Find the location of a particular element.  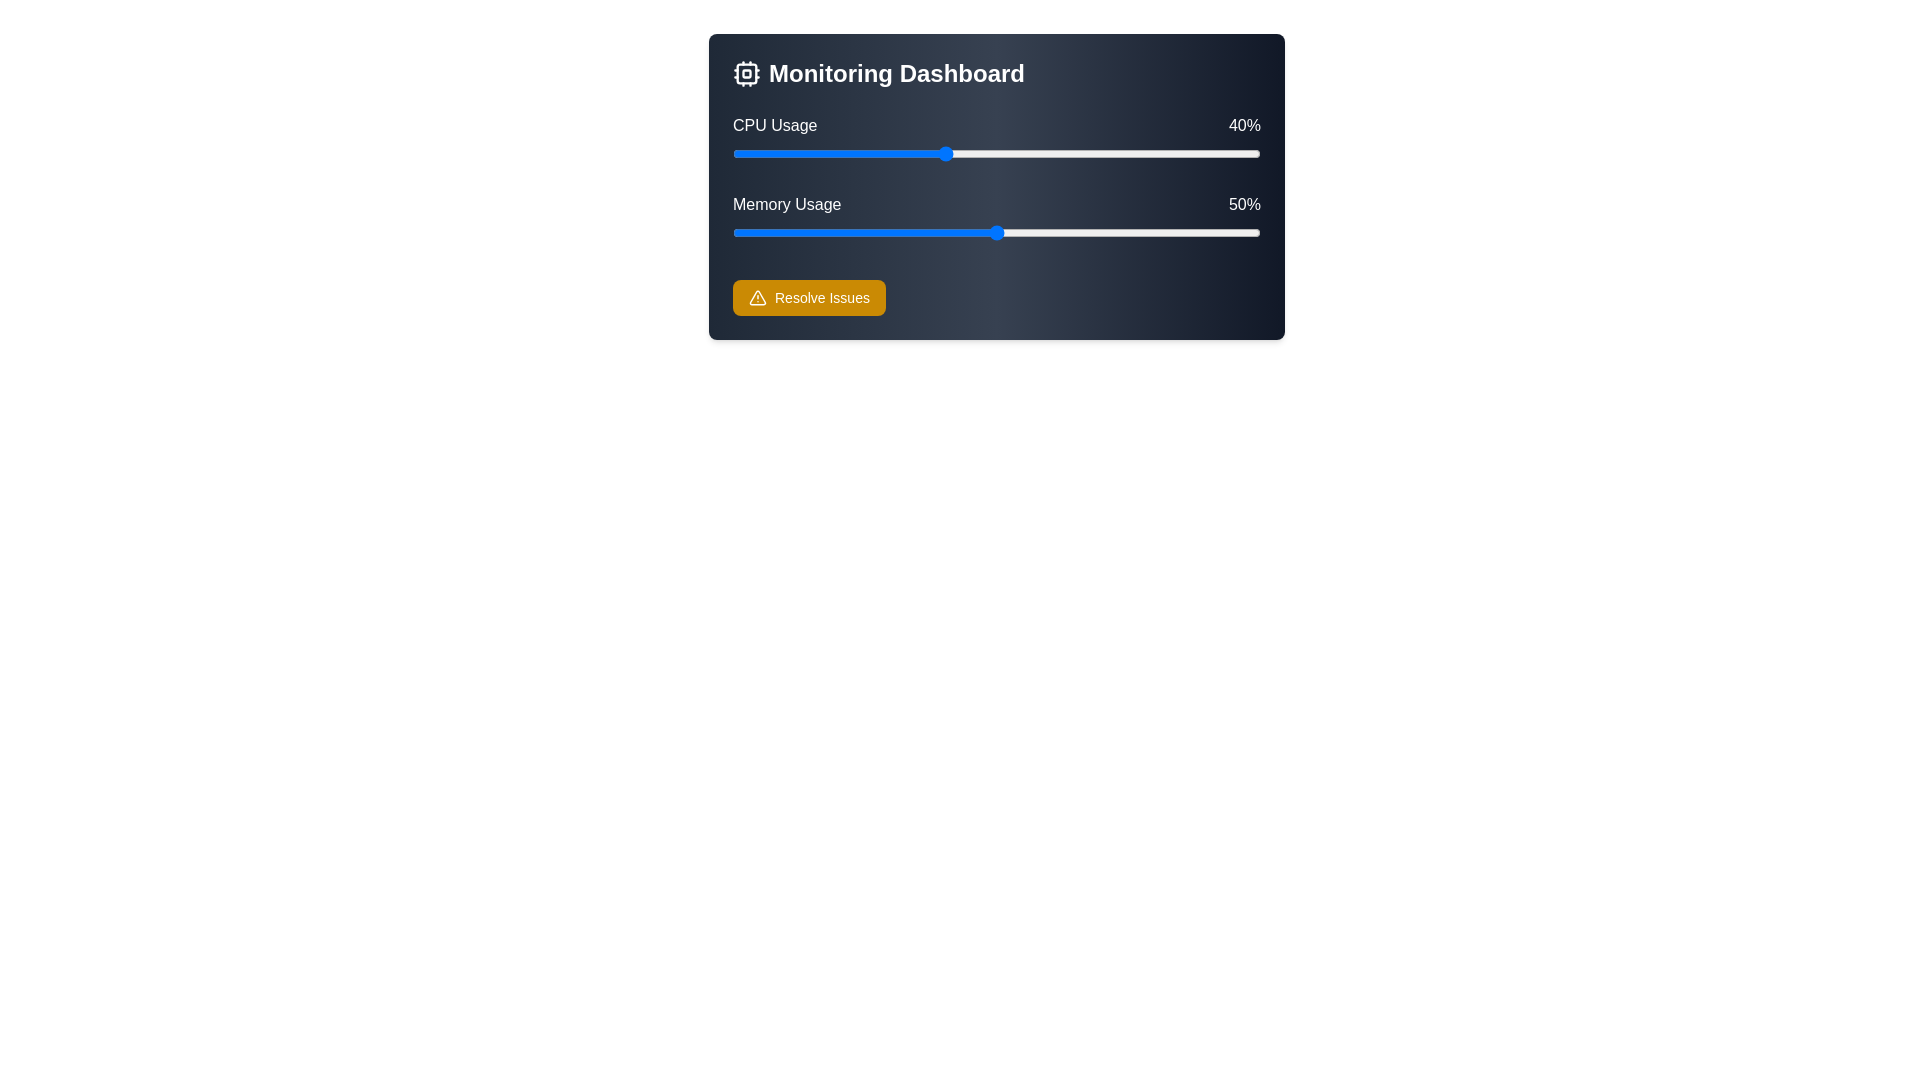

CPU usage is located at coordinates (1176, 153).